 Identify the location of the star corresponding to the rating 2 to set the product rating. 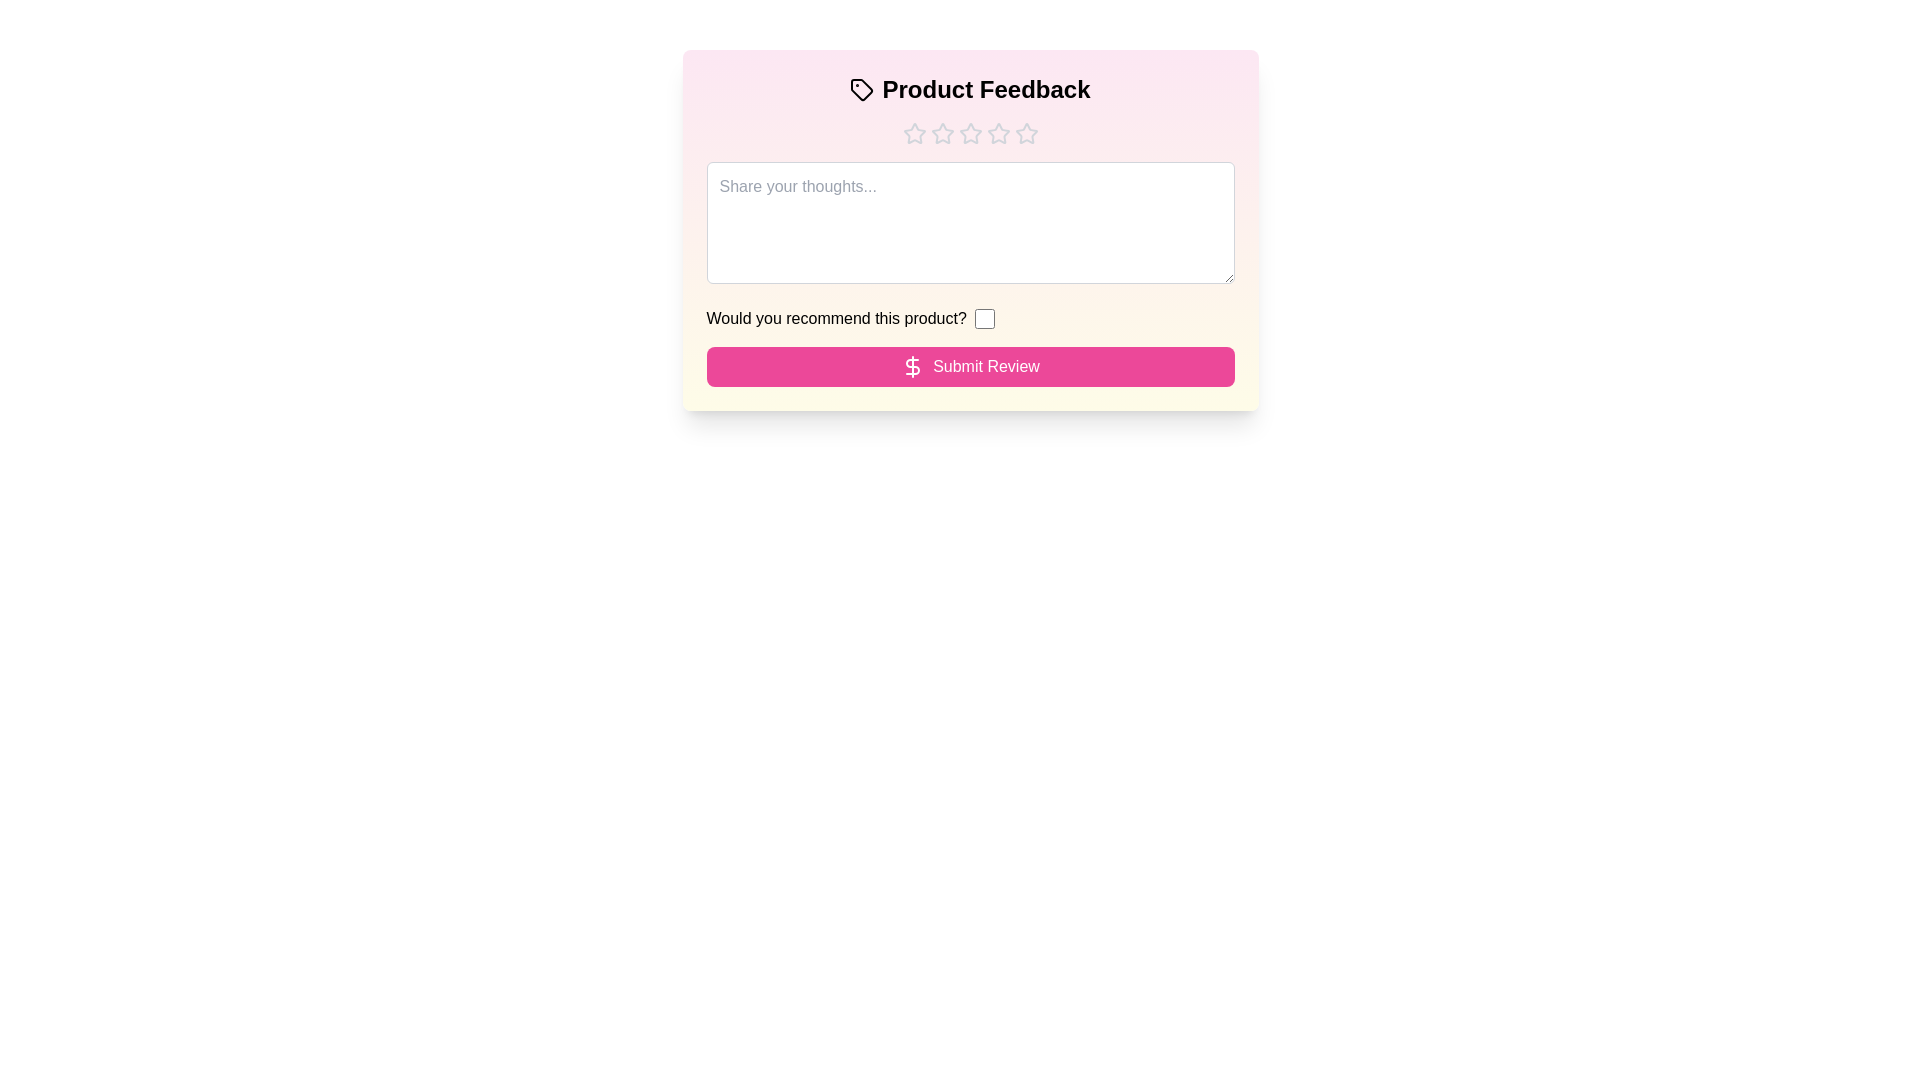
(941, 134).